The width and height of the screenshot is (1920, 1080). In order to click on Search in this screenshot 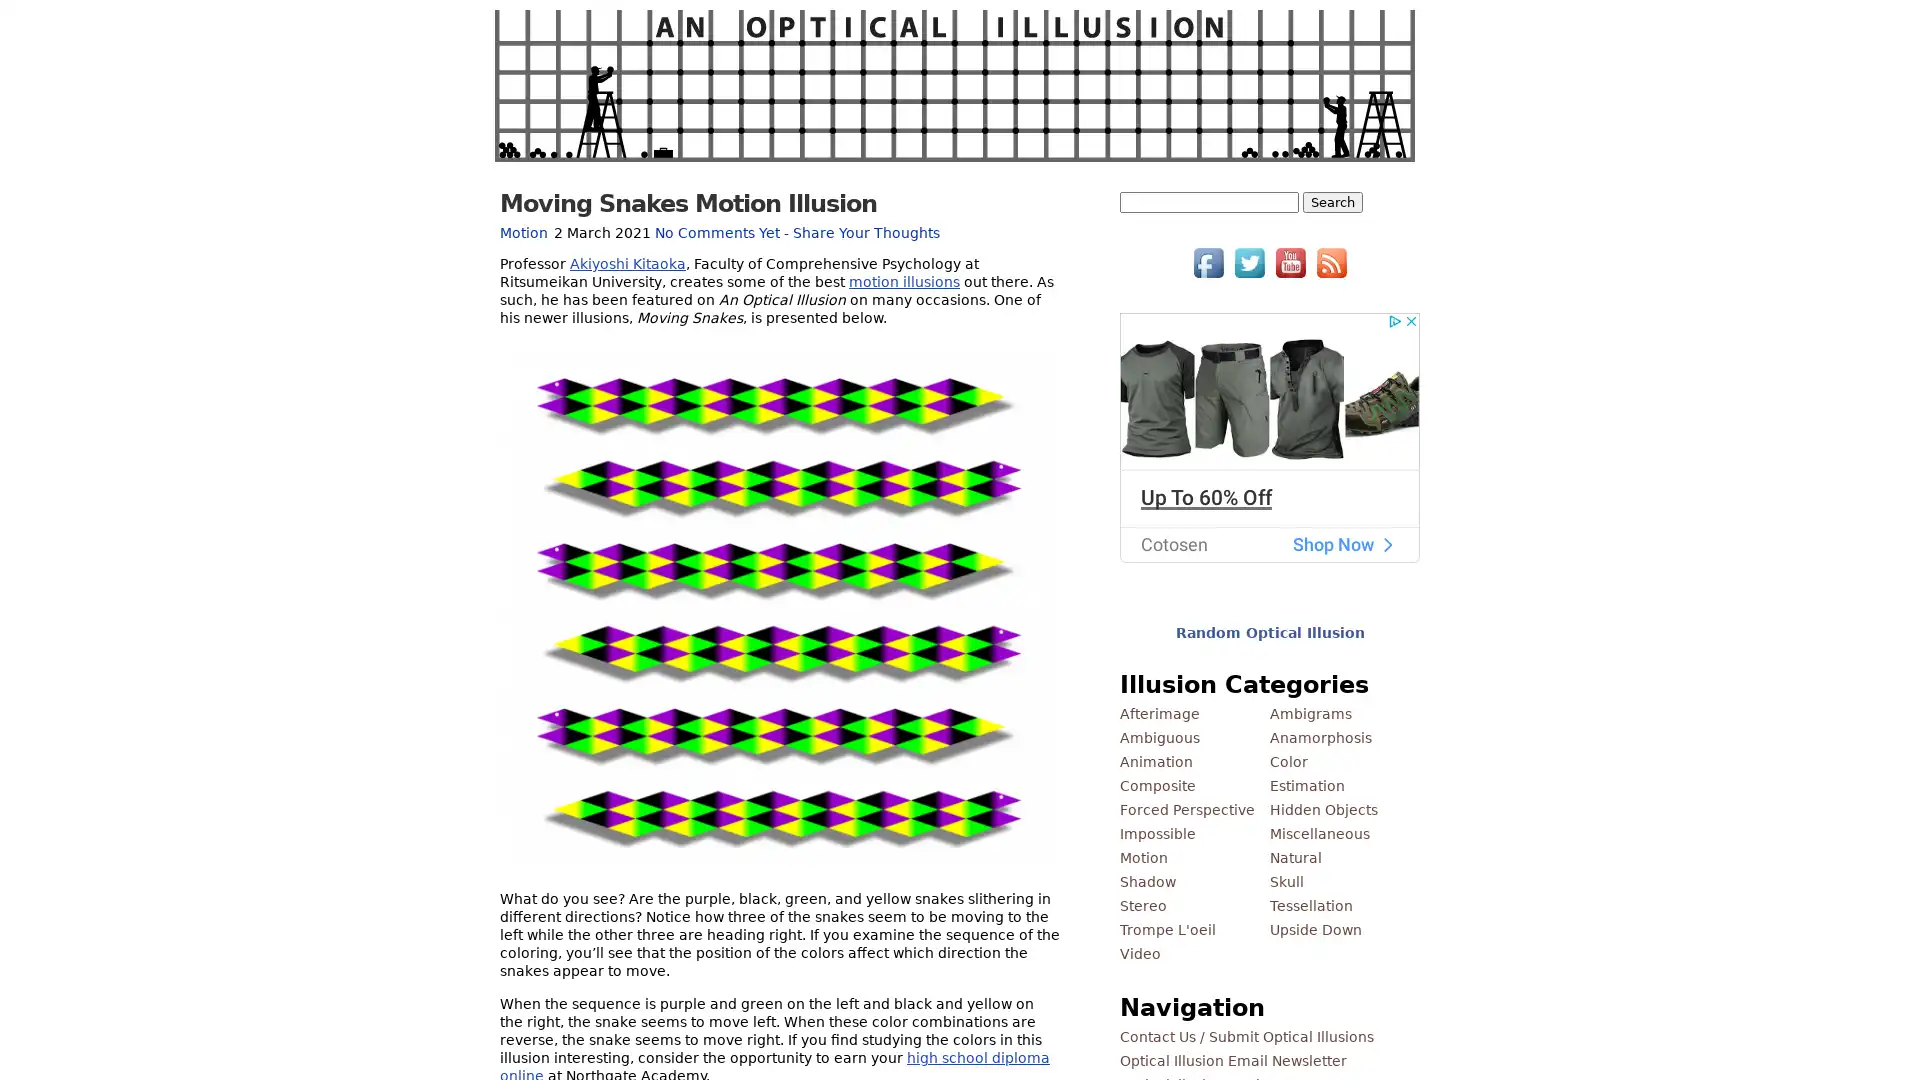, I will do `click(1333, 202)`.